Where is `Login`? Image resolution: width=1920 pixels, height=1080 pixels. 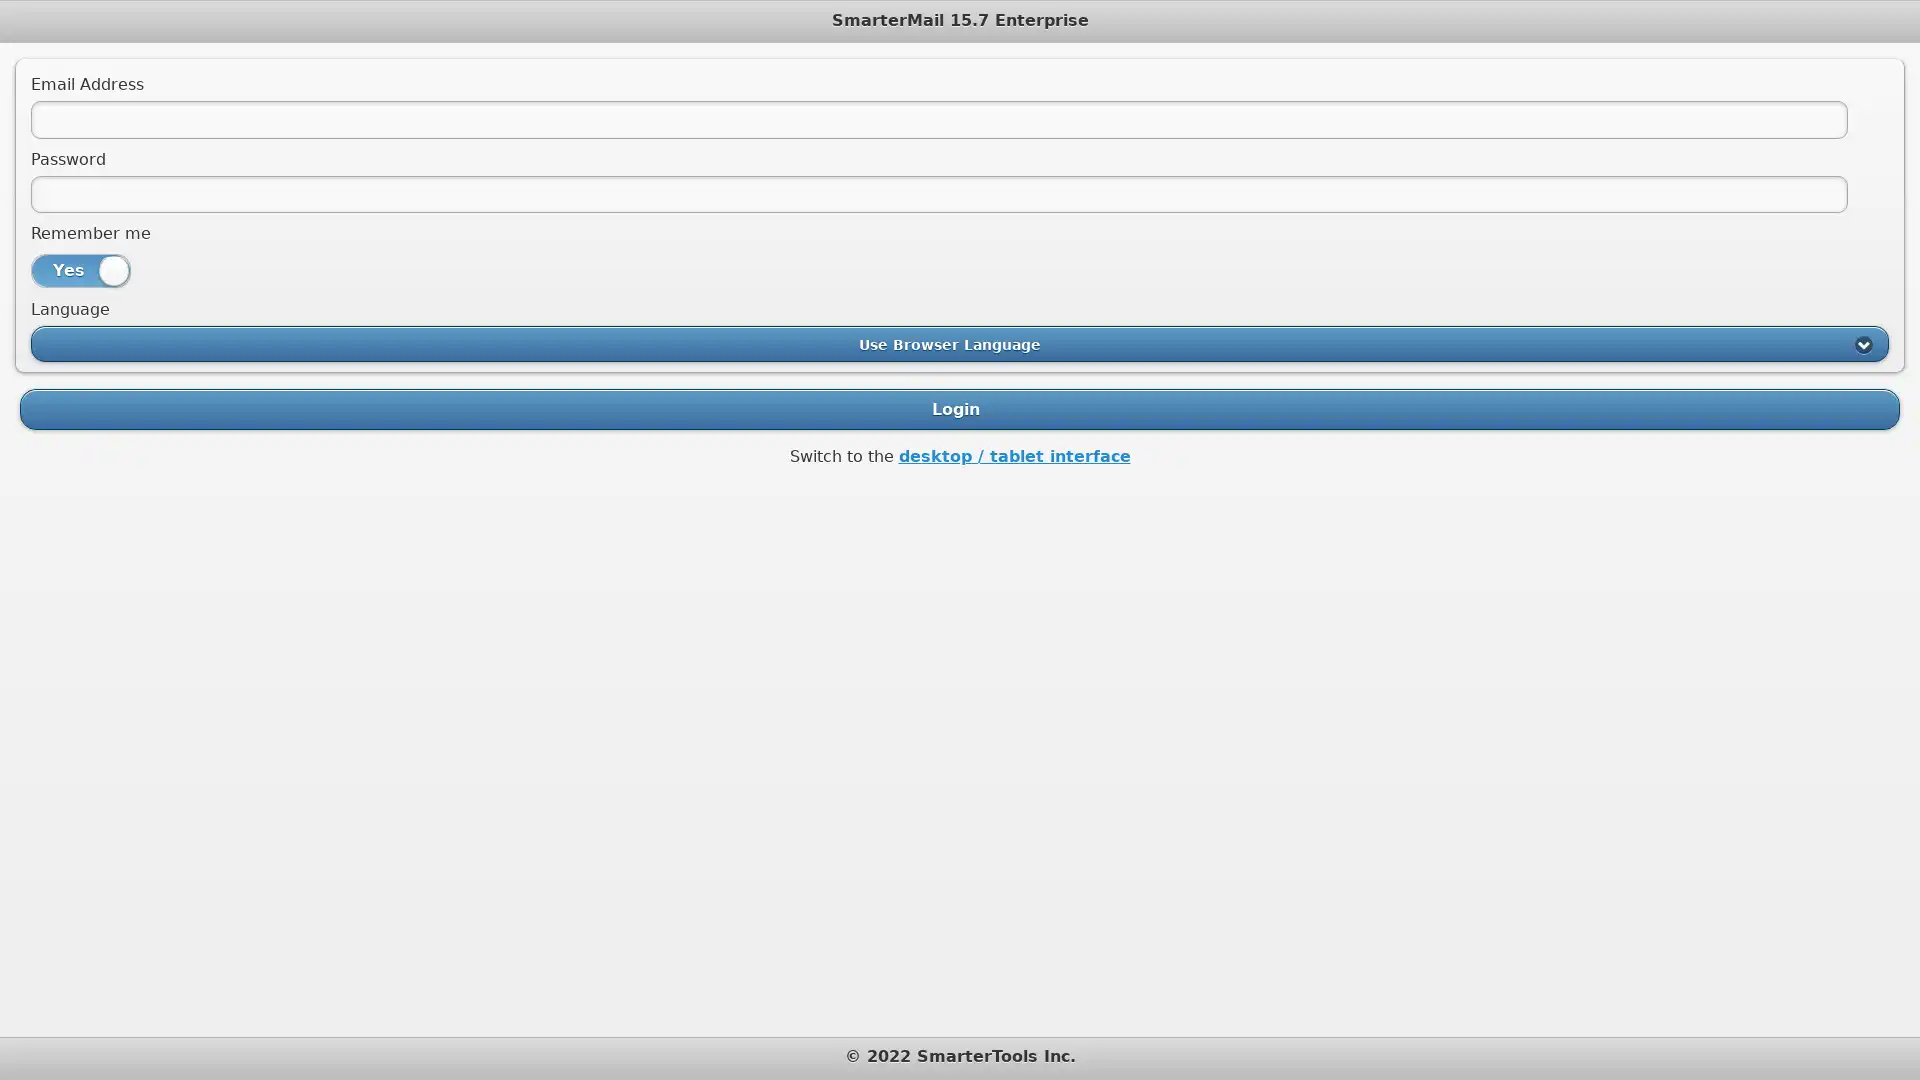
Login is located at coordinates (960, 407).